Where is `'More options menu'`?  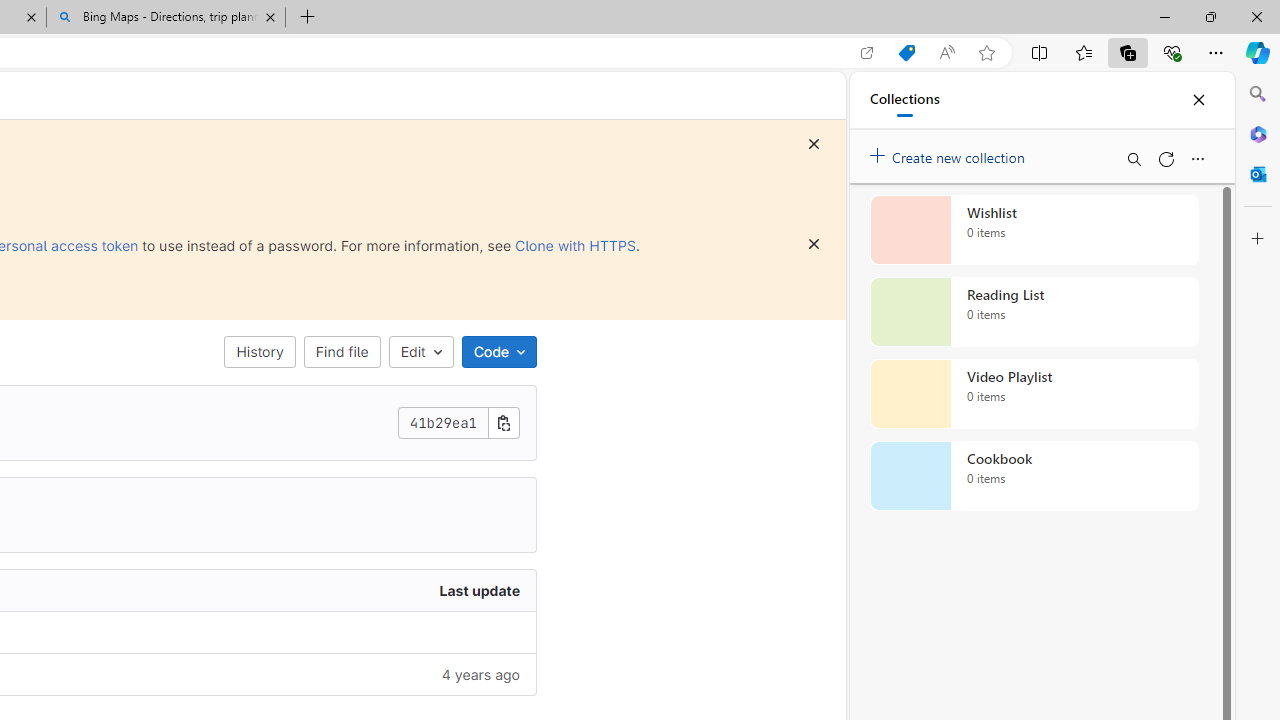 'More options menu' is located at coordinates (1197, 158).